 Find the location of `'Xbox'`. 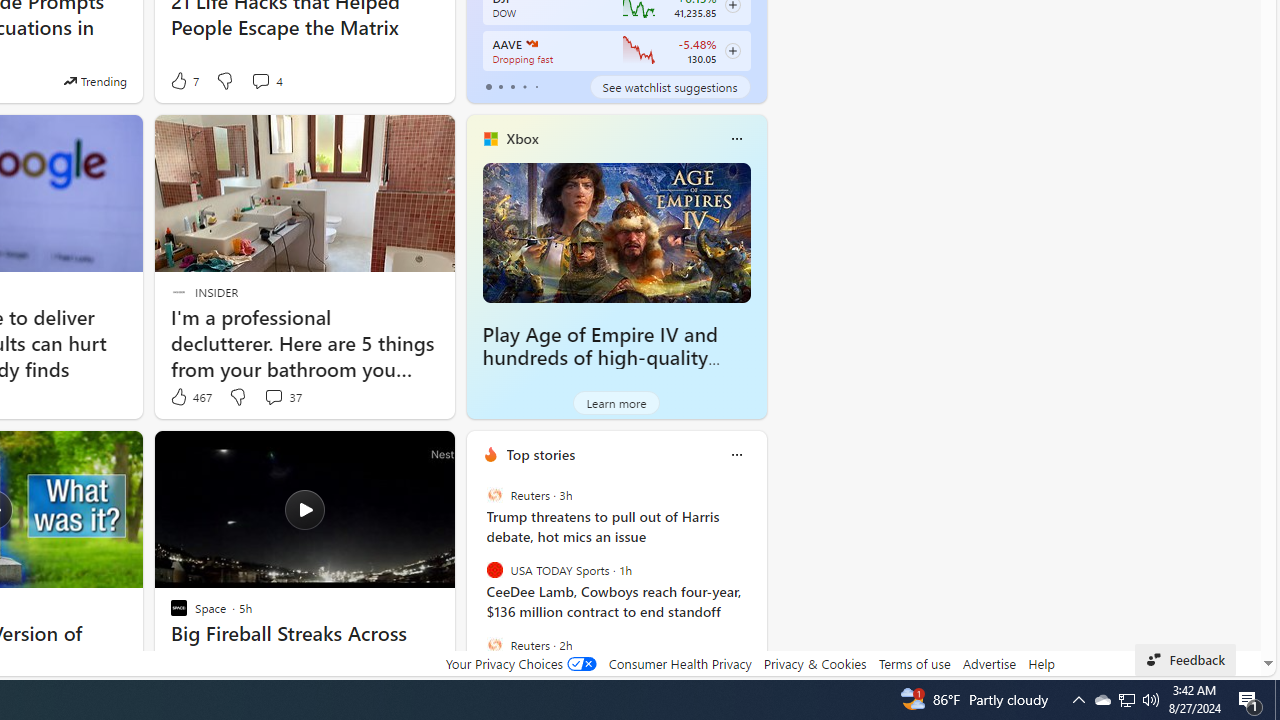

'Xbox' is located at coordinates (522, 138).